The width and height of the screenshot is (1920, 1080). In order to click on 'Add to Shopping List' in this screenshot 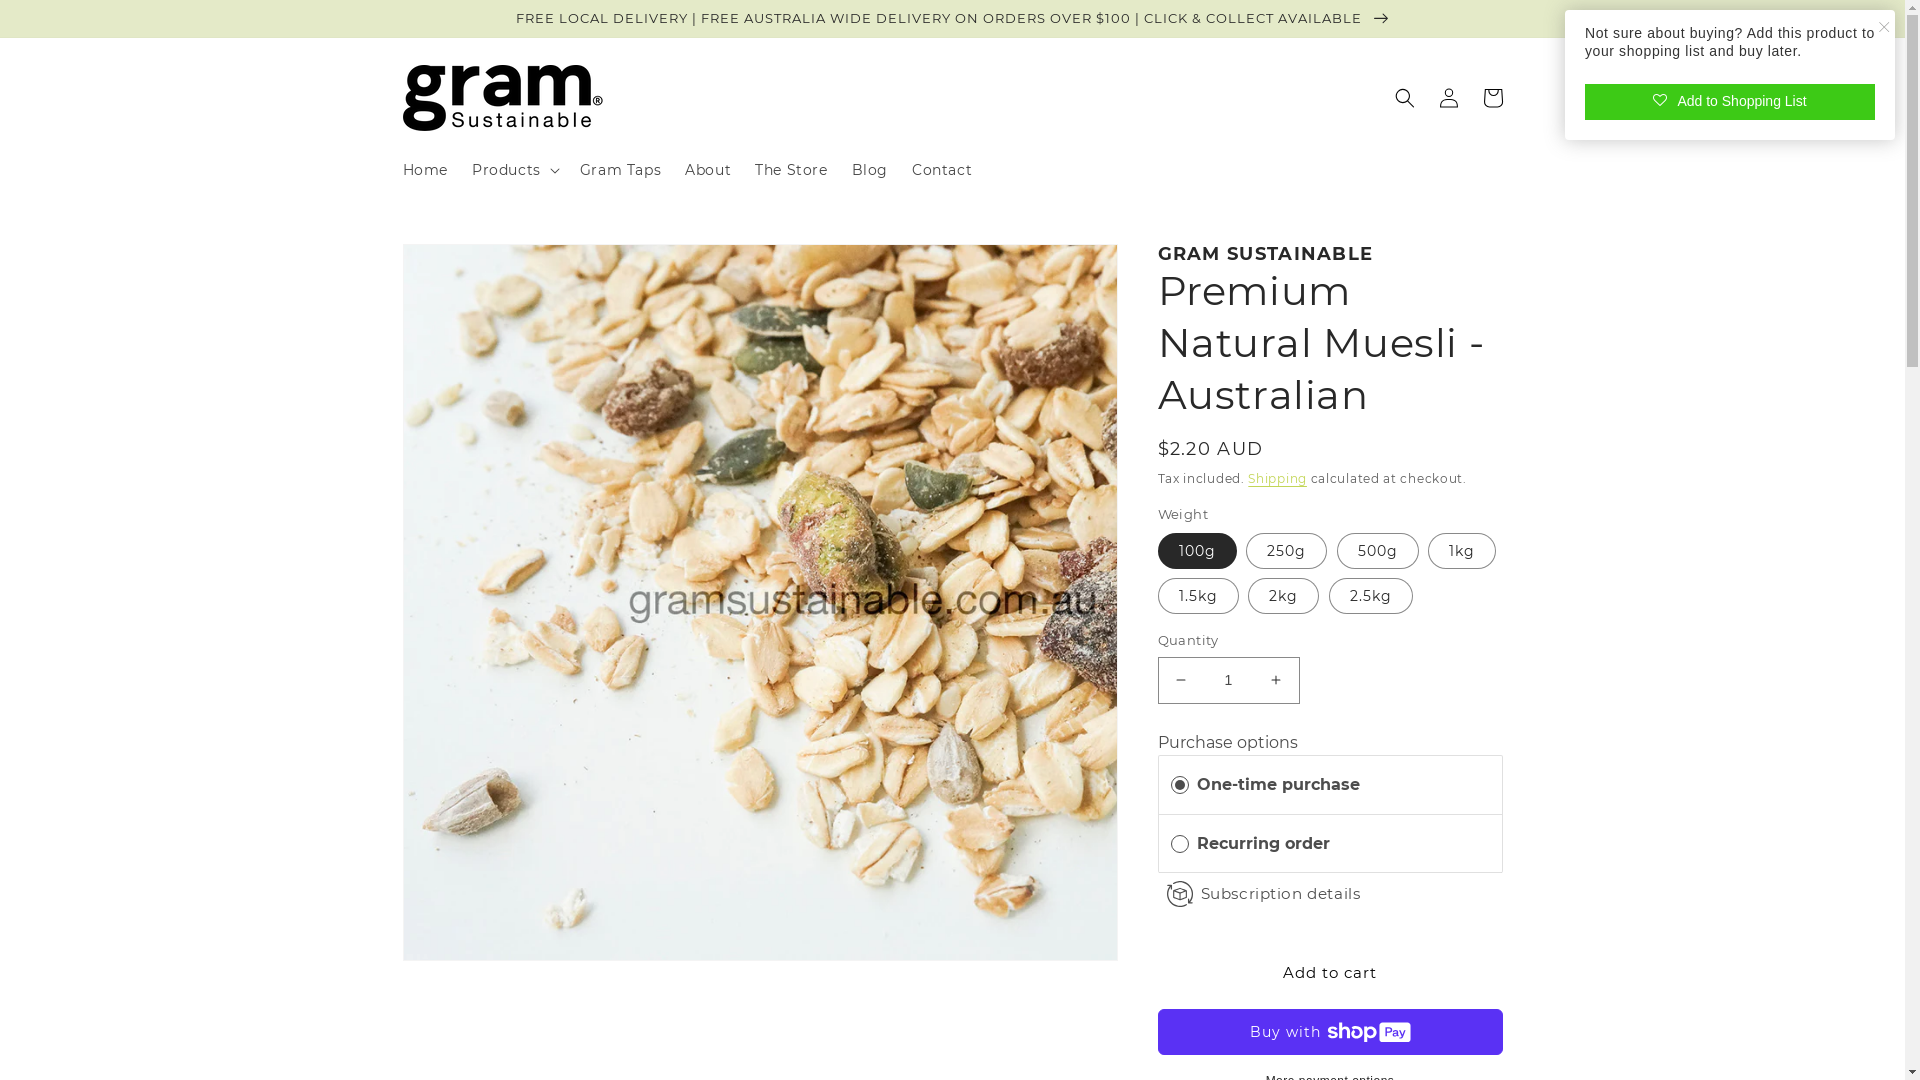, I will do `click(1728, 101)`.